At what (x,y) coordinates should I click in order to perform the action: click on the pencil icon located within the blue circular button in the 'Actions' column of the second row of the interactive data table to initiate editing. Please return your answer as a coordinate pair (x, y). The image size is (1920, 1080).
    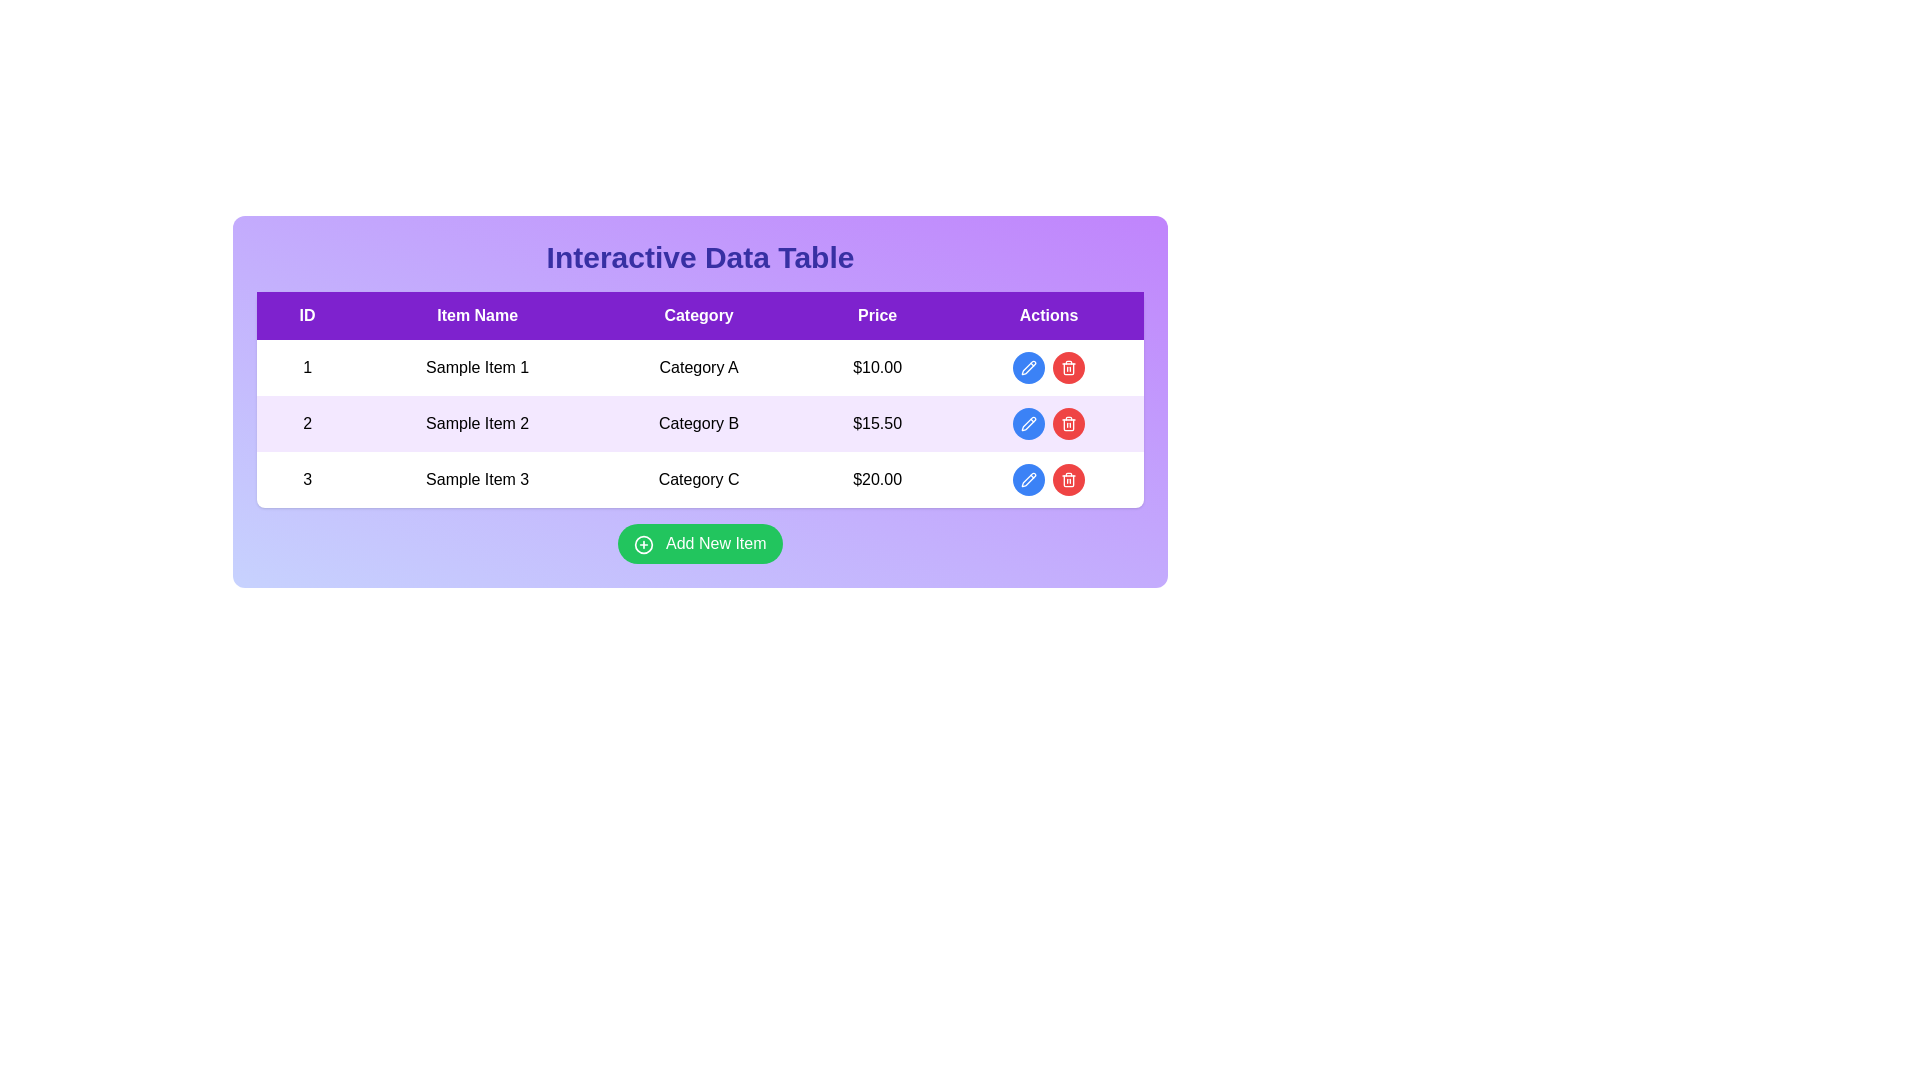
    Looking at the image, I should click on (1028, 367).